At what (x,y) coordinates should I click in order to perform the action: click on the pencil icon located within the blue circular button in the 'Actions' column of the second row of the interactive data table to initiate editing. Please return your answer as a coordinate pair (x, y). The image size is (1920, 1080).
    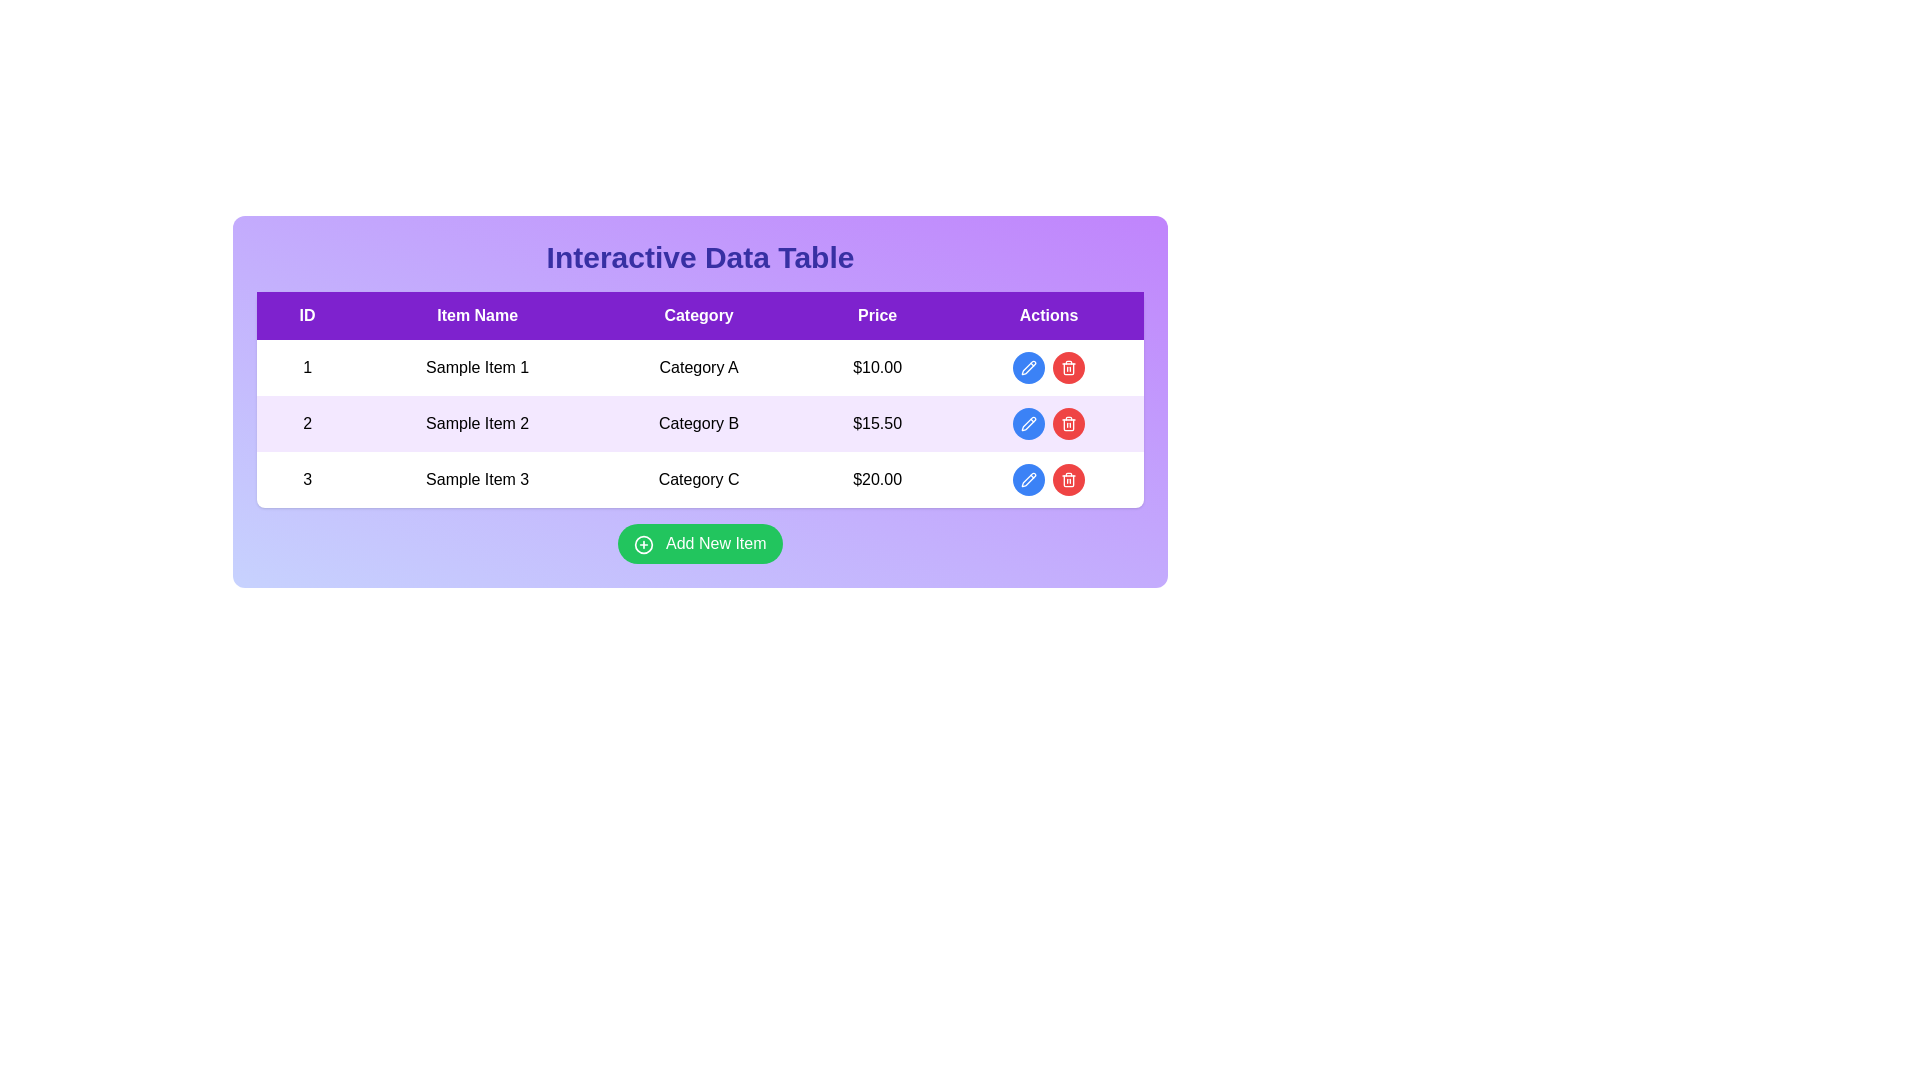
    Looking at the image, I should click on (1028, 367).